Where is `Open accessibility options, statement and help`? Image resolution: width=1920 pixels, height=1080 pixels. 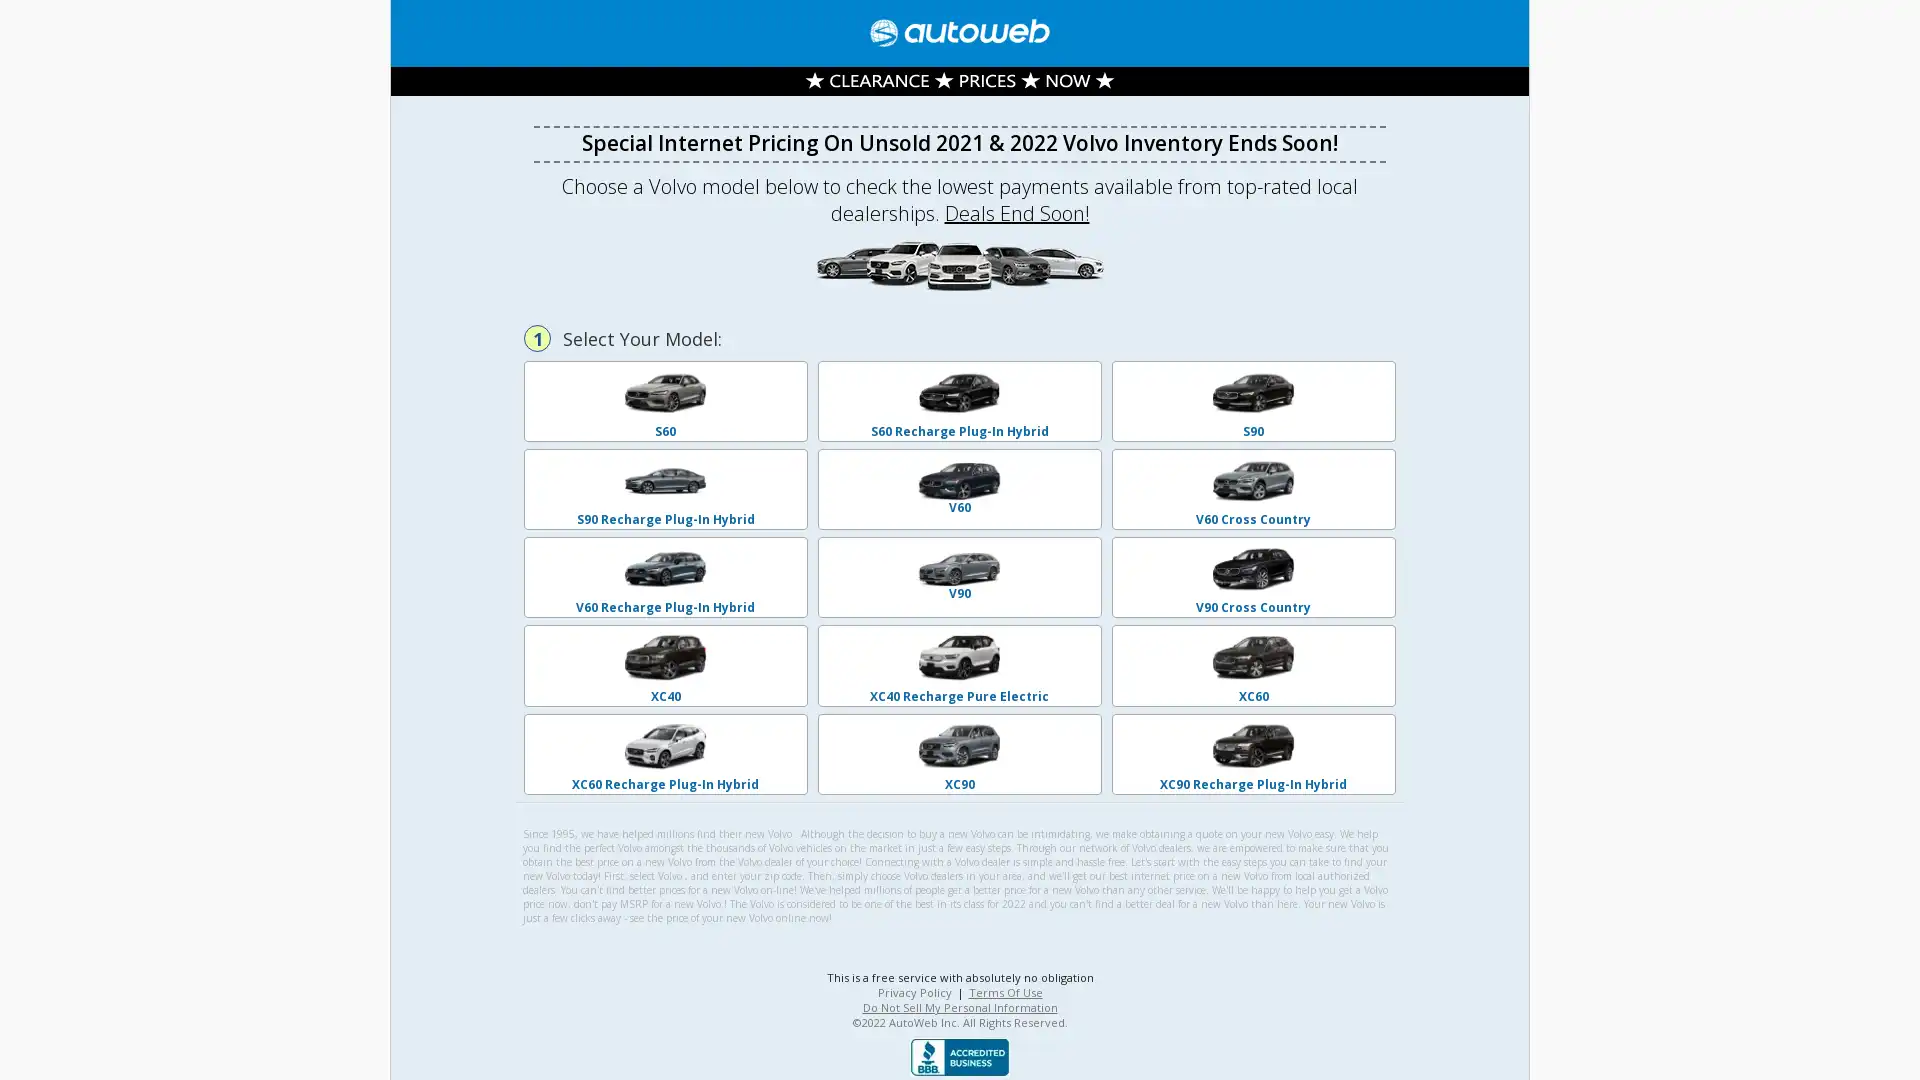
Open accessibility options, statement and help is located at coordinates (42, 1036).